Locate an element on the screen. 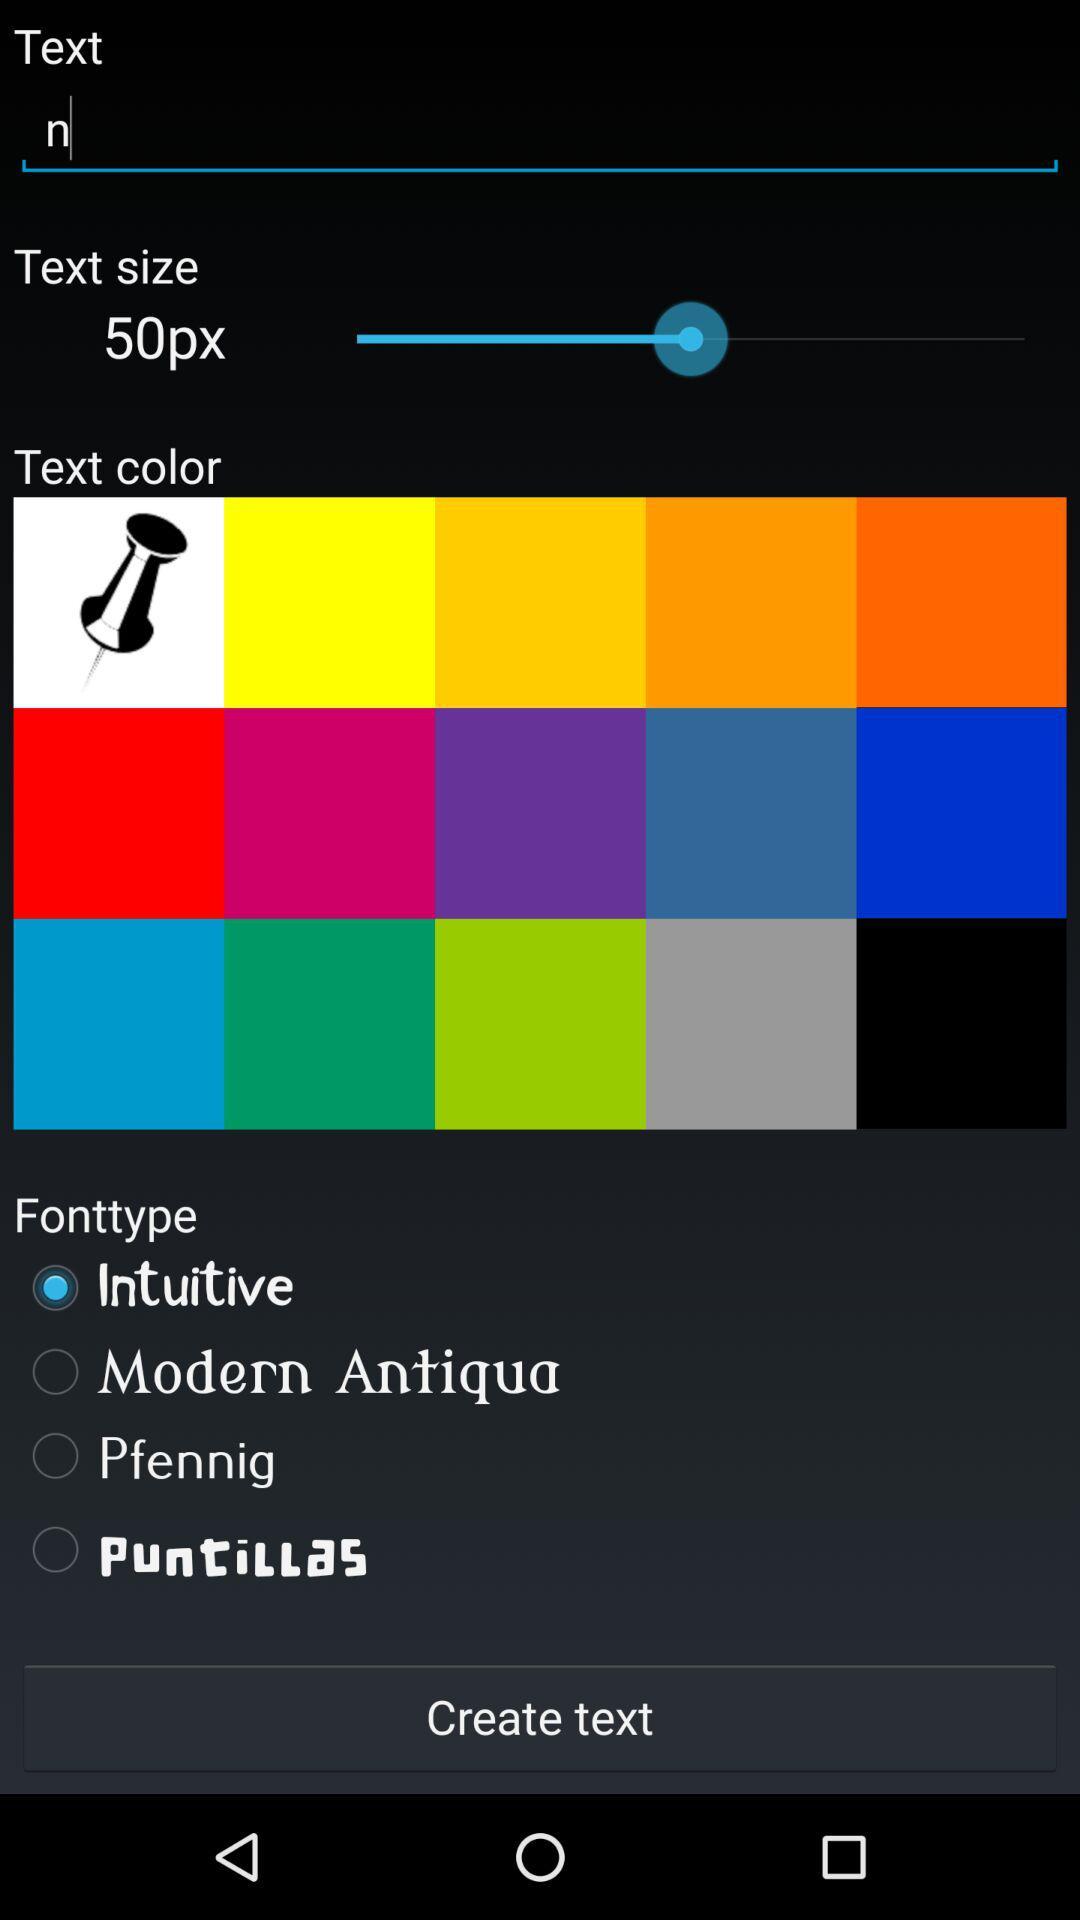 This screenshot has width=1080, height=1920. blue color is located at coordinates (118, 1024).